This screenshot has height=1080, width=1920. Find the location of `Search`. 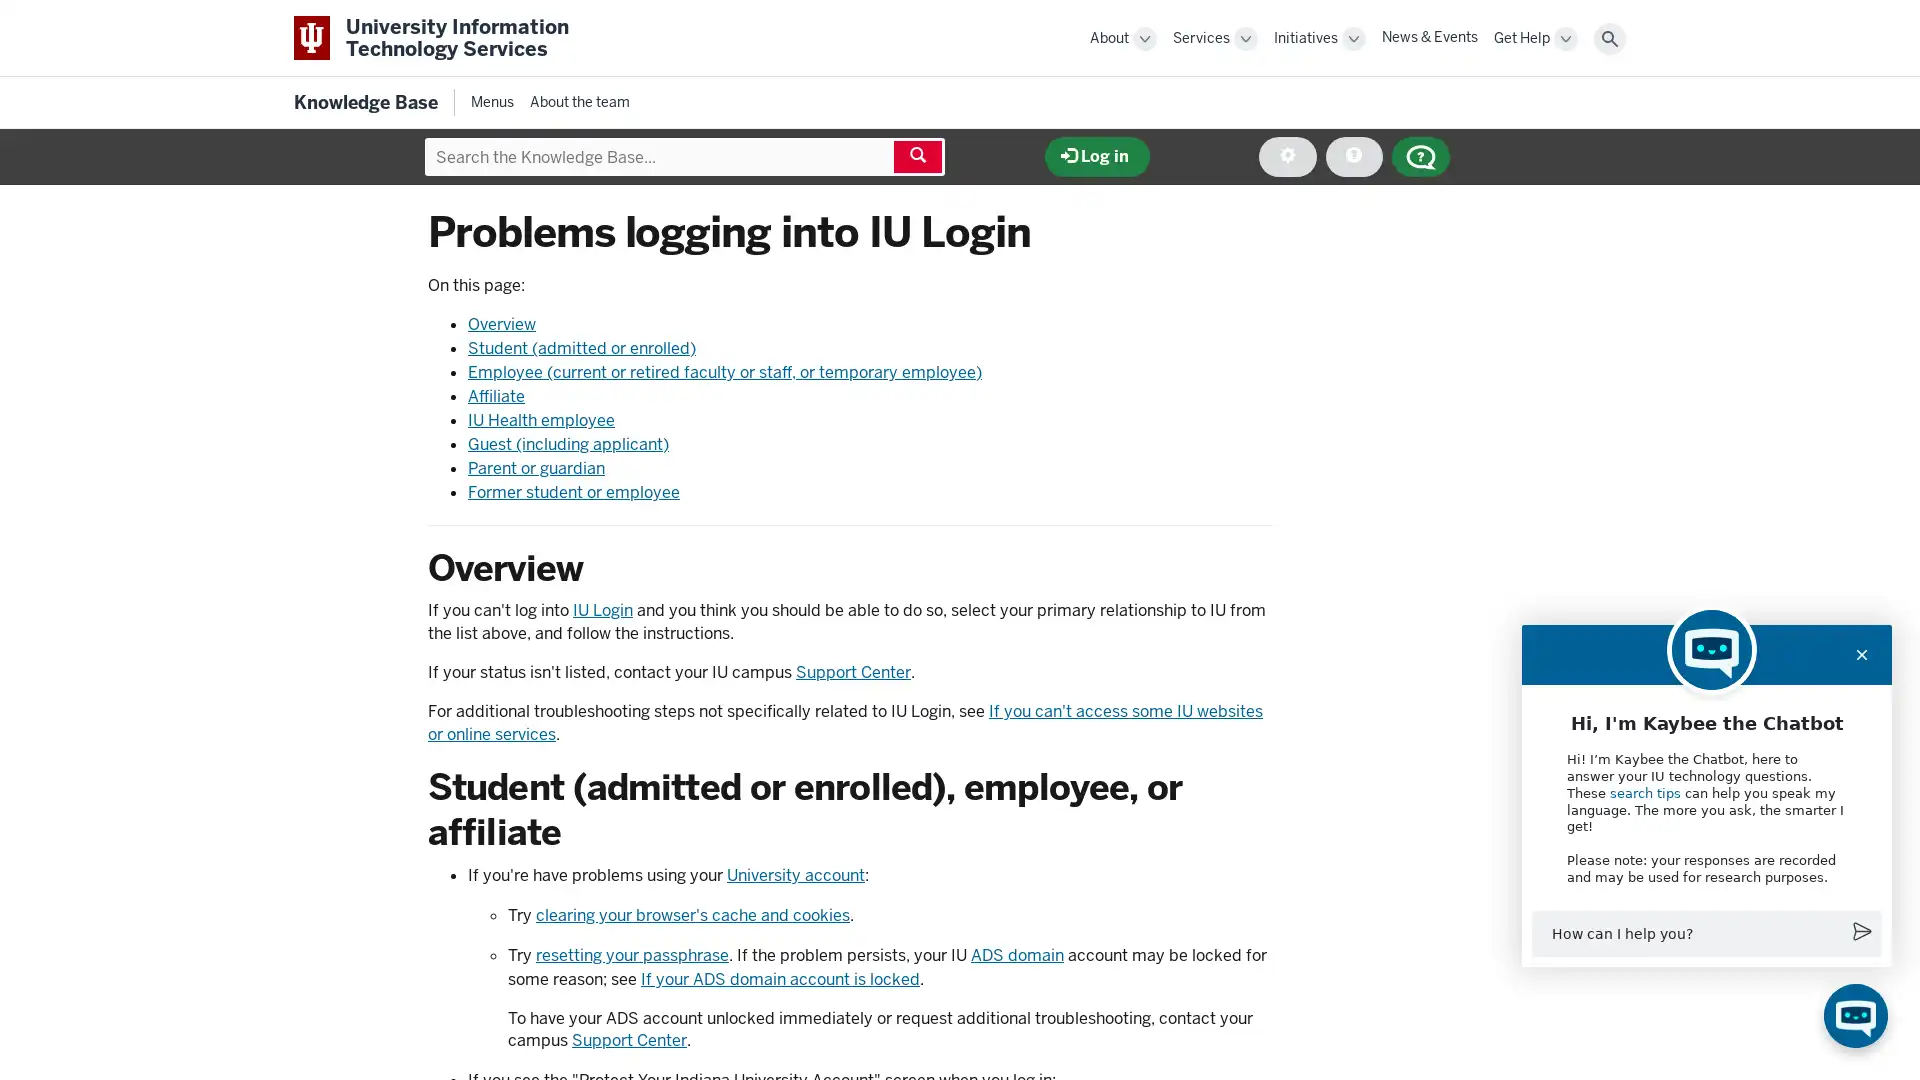

Search is located at coordinates (1609, 38).